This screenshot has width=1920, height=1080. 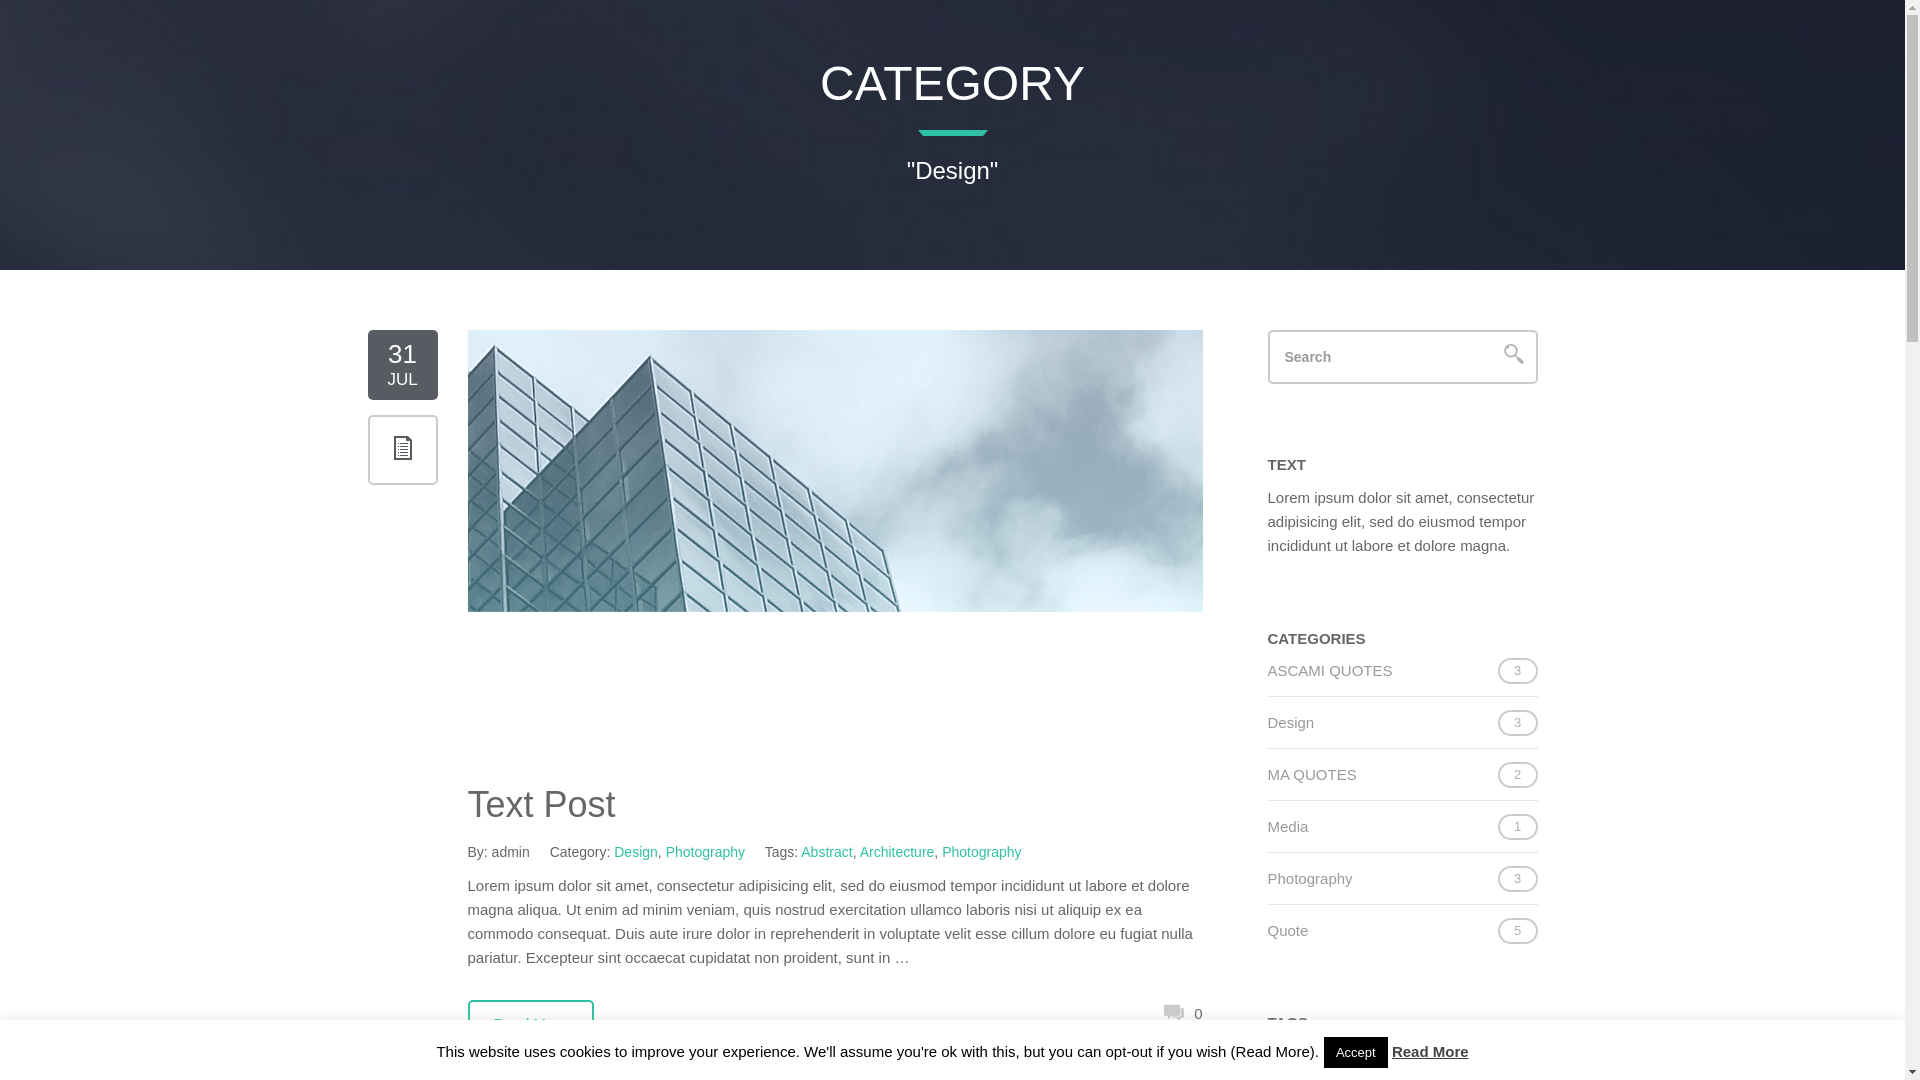 What do you see at coordinates (1182, 1013) in the screenshot?
I see `'0'` at bounding box center [1182, 1013].